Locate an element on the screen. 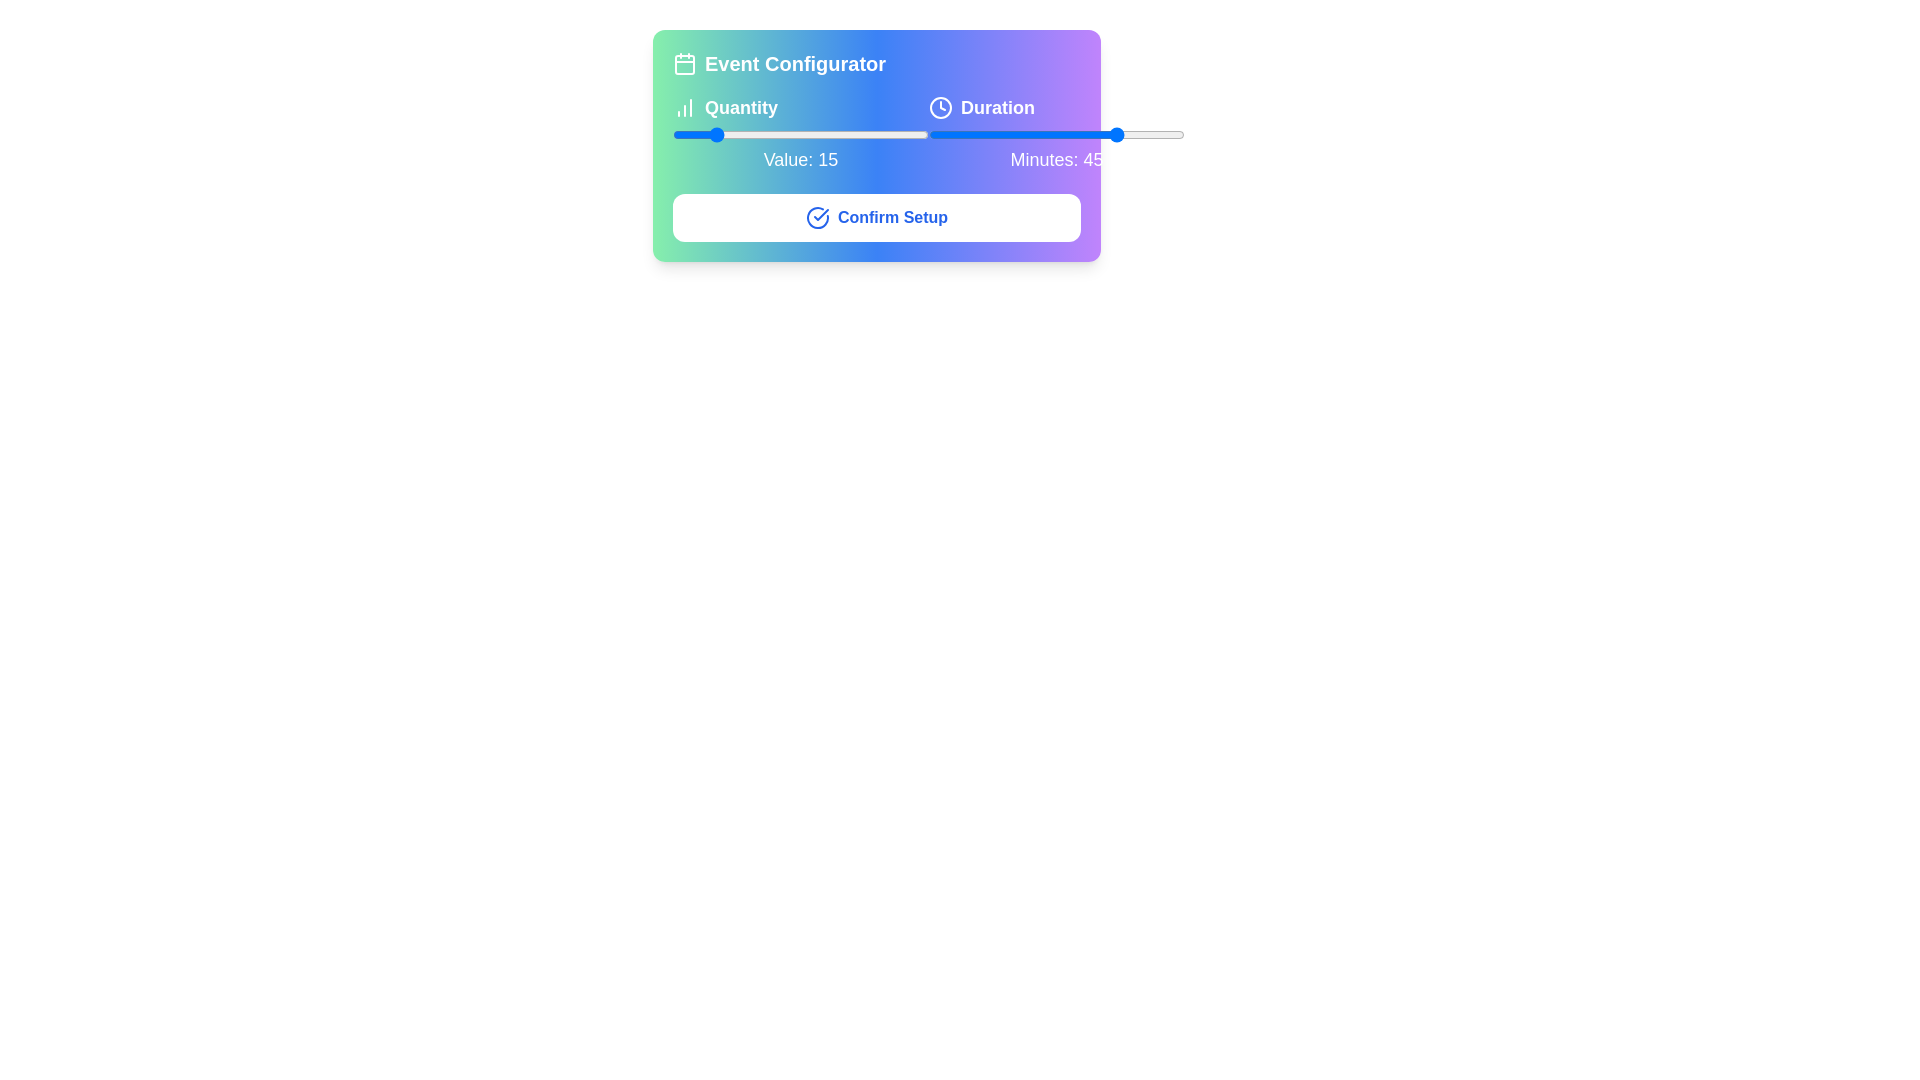 The width and height of the screenshot is (1920, 1080). duration is located at coordinates (1077, 135).